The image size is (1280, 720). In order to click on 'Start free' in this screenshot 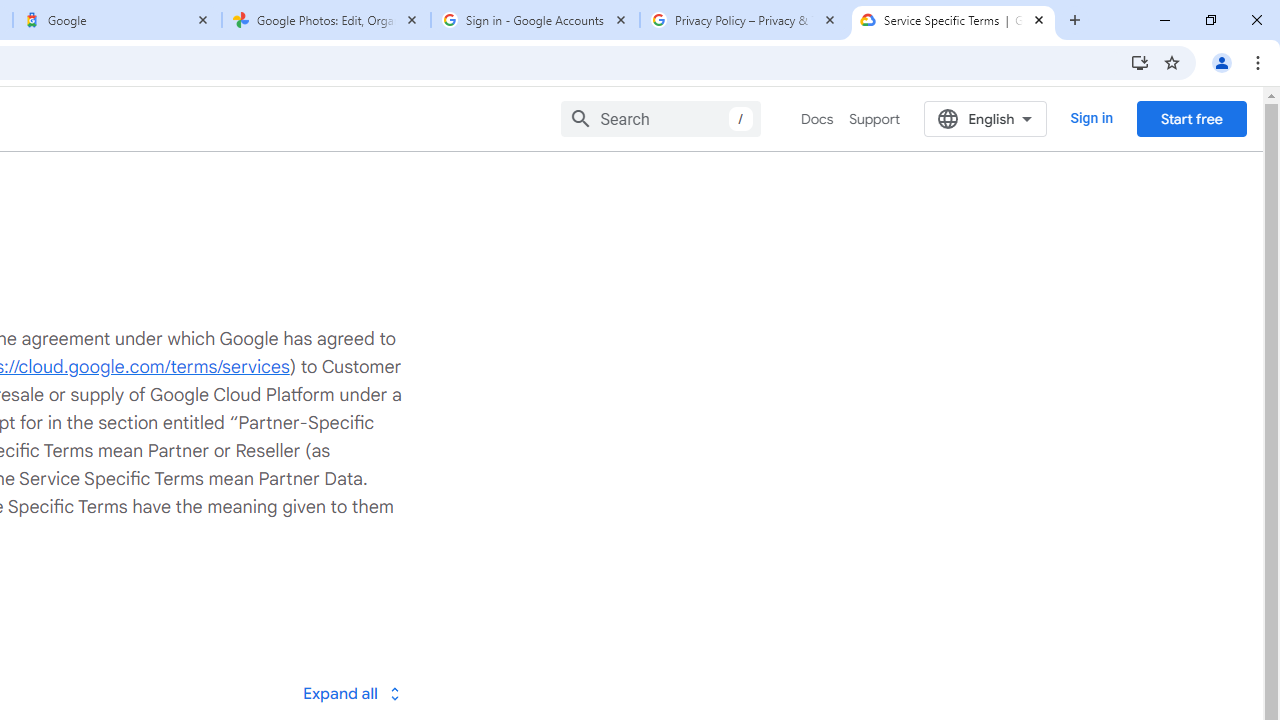, I will do `click(1191, 118)`.